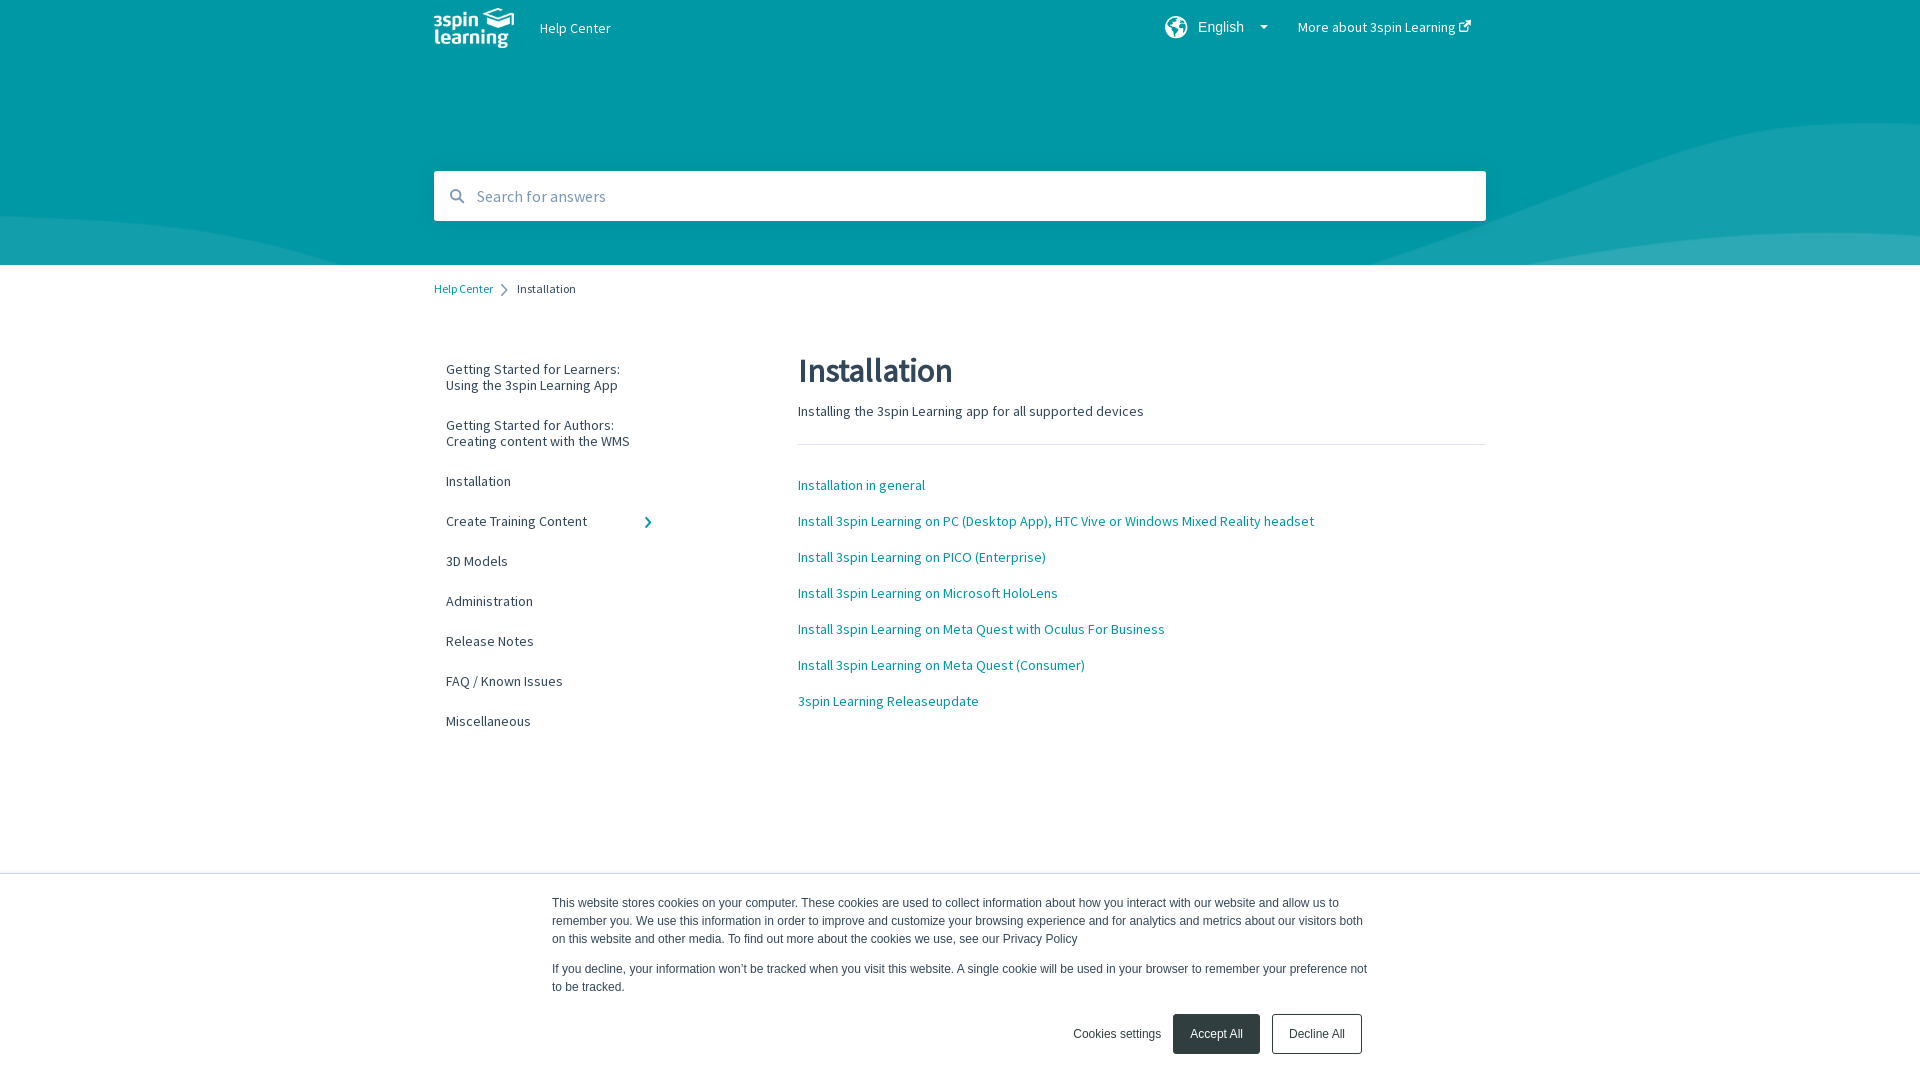  I want to click on 'Getting Started for Learners: Using the 3spin Learning App', so click(553, 377).